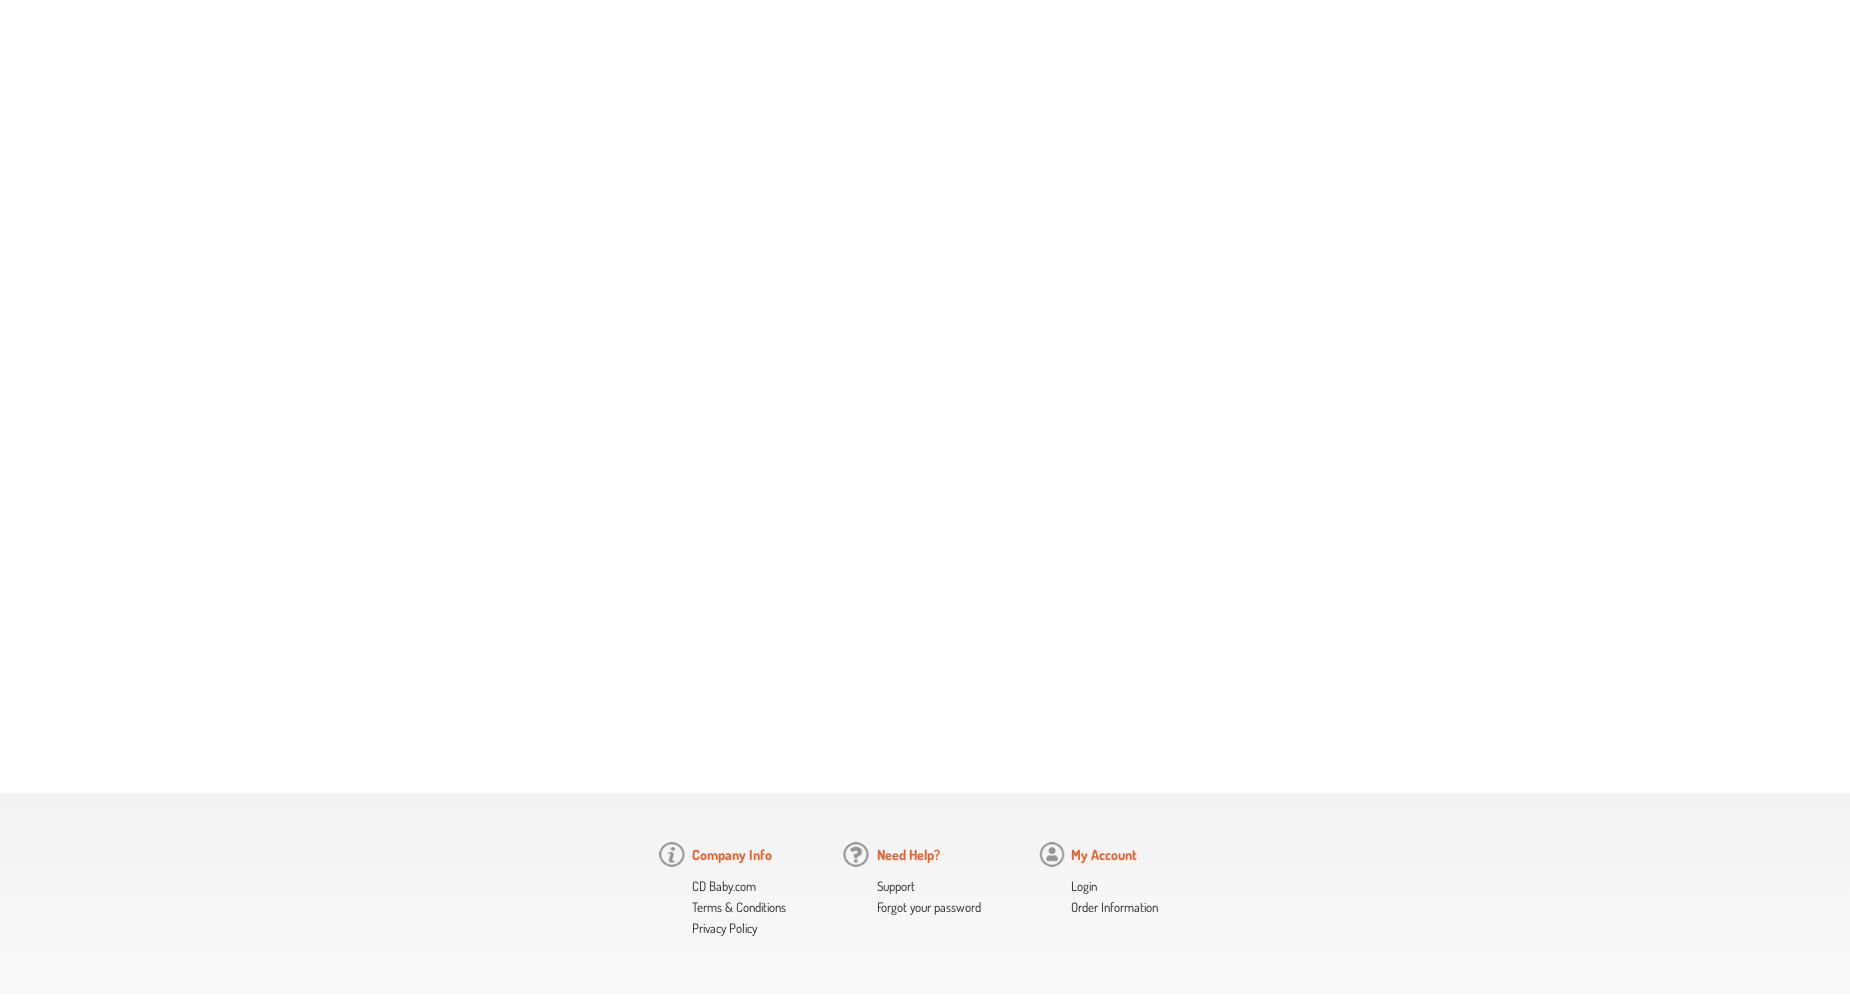  I want to click on 'Forgot your password', so click(875, 907).